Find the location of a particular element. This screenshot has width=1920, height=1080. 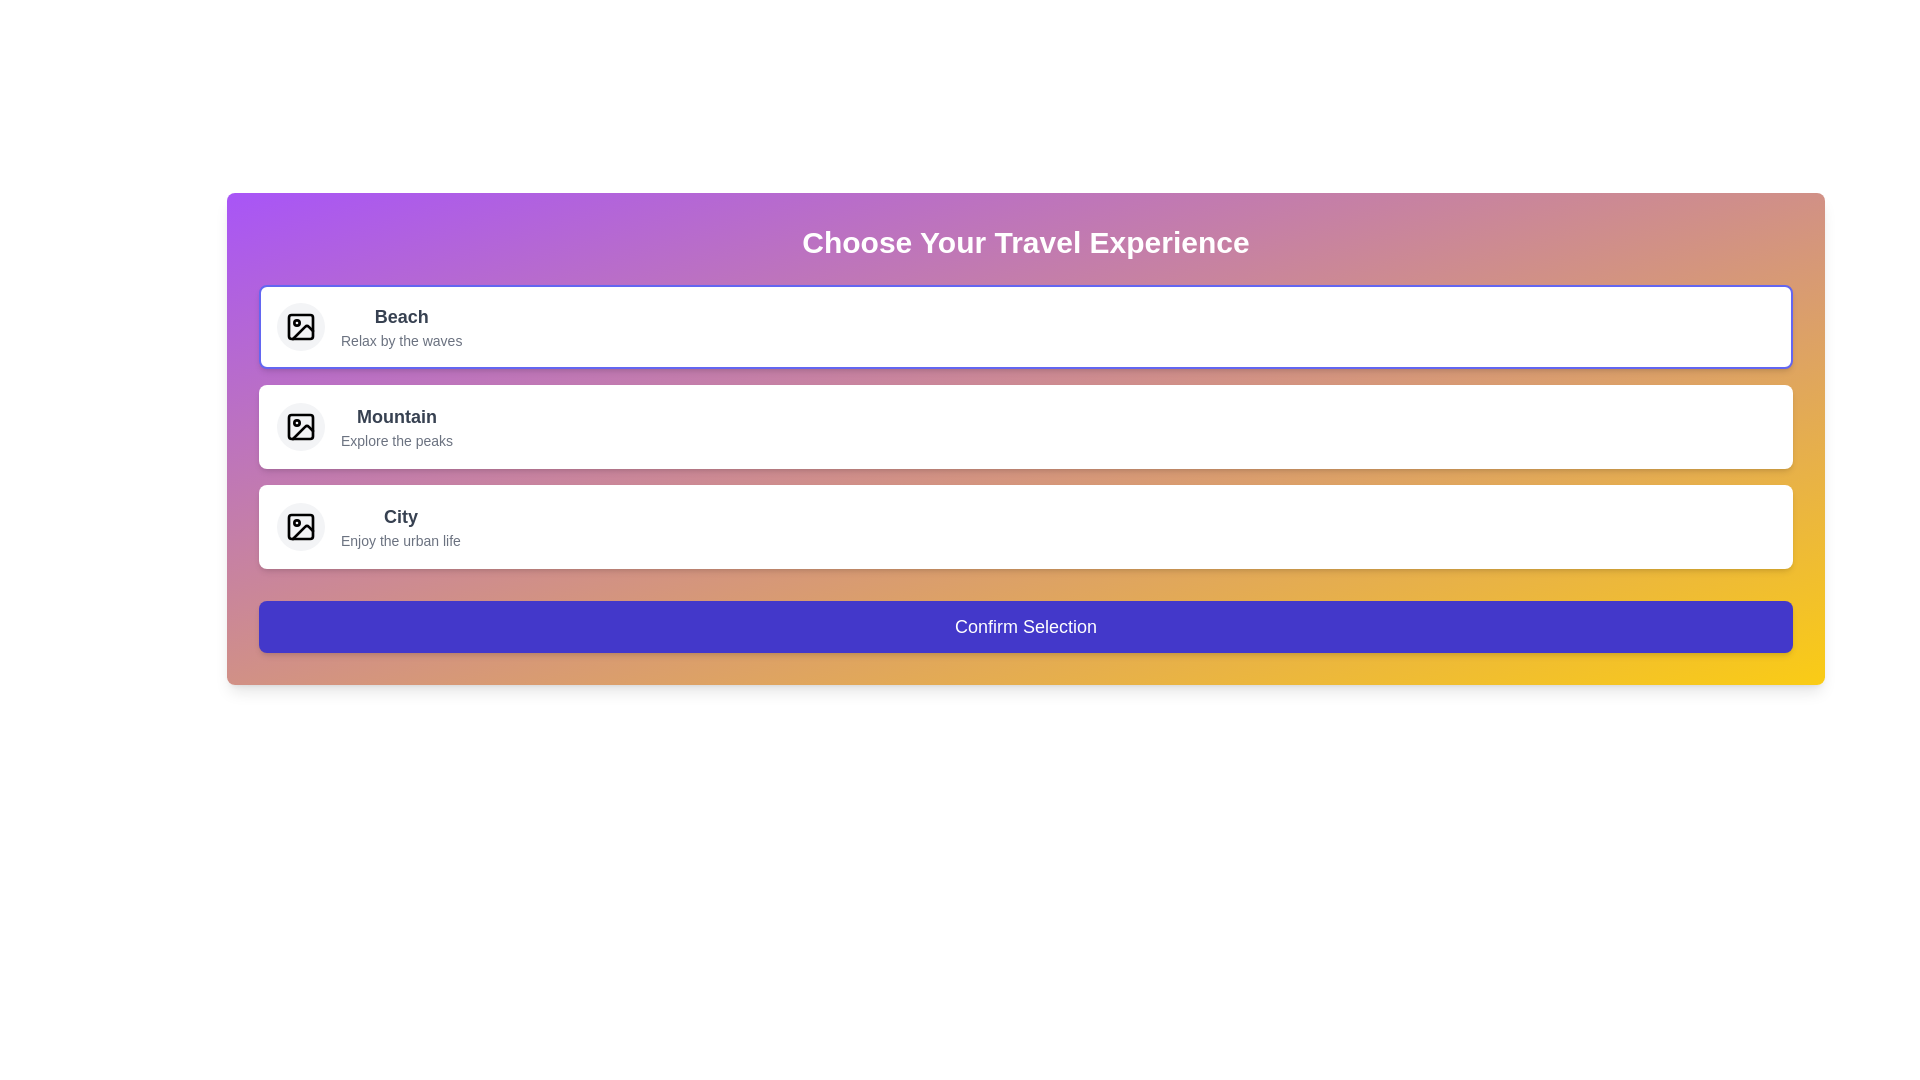

the descriptive text that enhances the user's understanding of the option 'City', which is located in the third option of the list directly below the heading is located at coordinates (400, 540).